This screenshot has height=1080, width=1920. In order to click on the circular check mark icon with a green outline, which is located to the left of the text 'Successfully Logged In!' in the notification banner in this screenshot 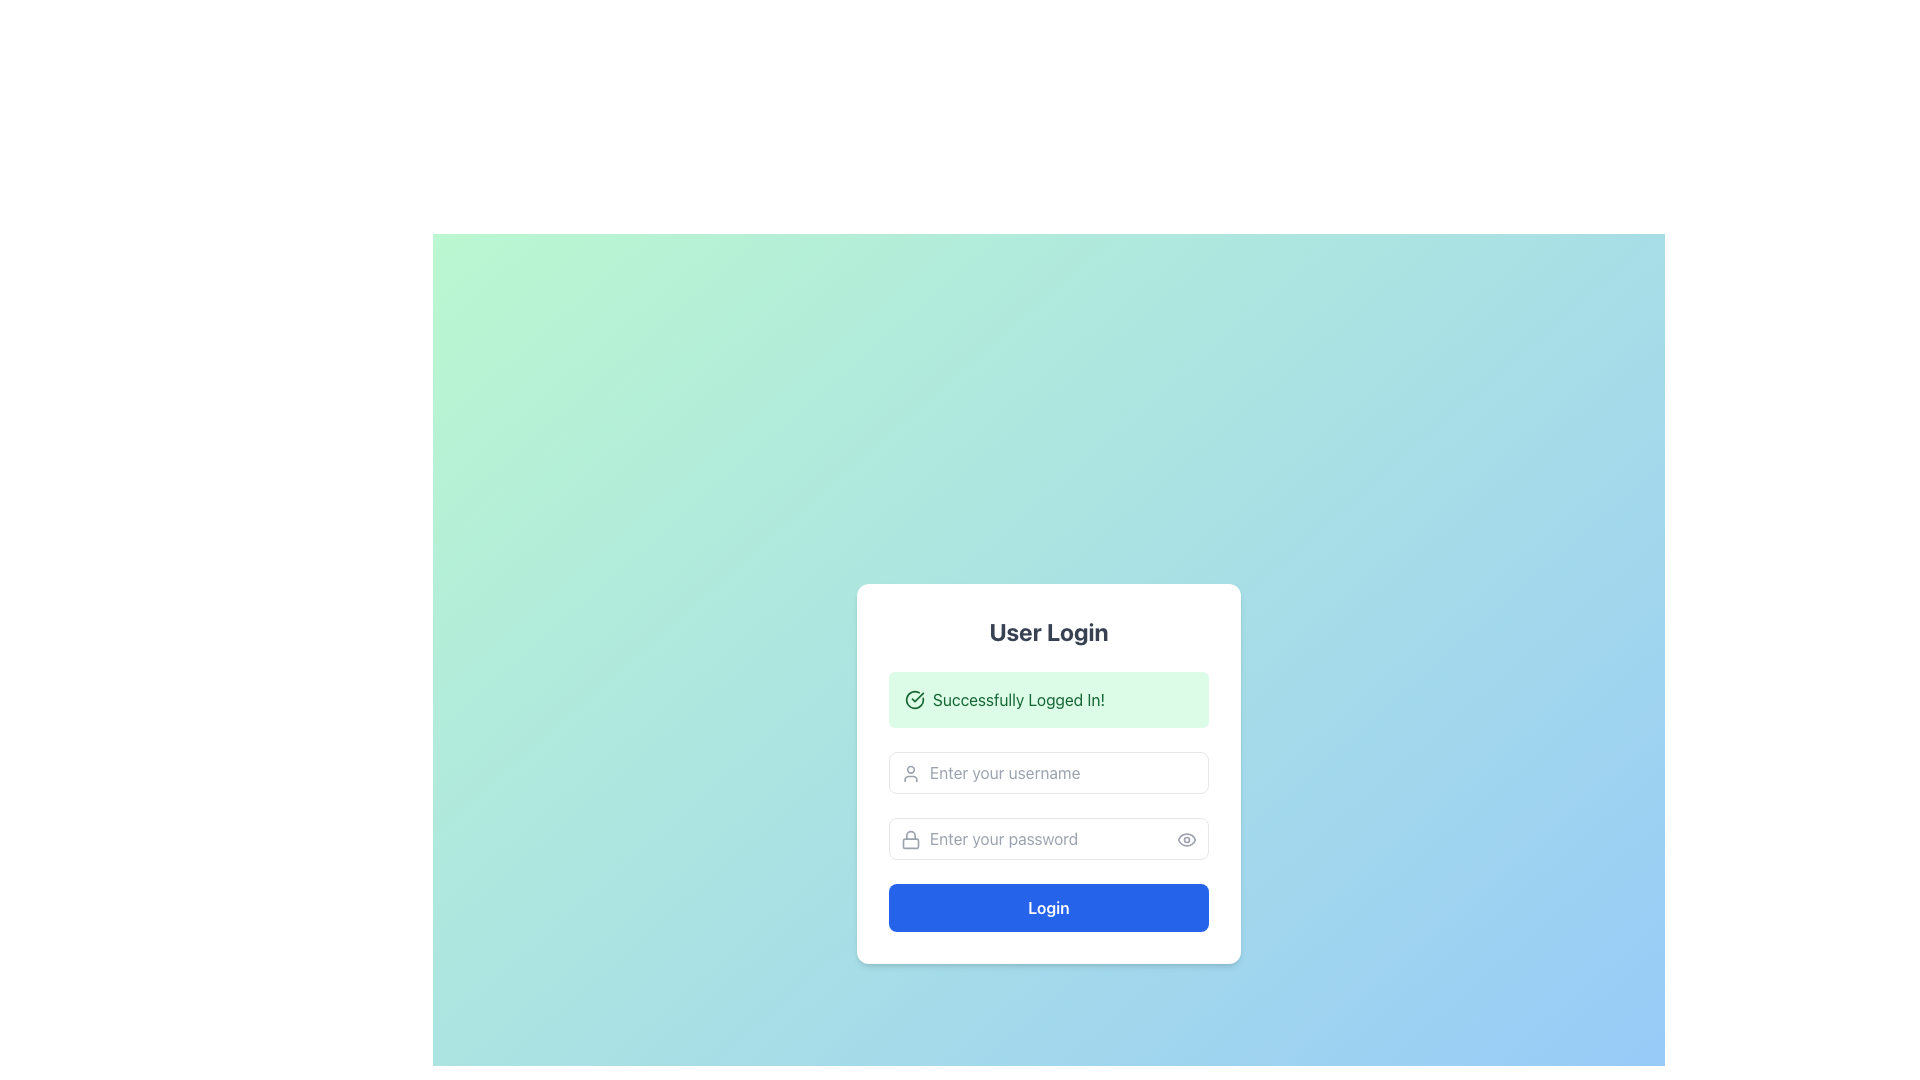, I will do `click(914, 698)`.